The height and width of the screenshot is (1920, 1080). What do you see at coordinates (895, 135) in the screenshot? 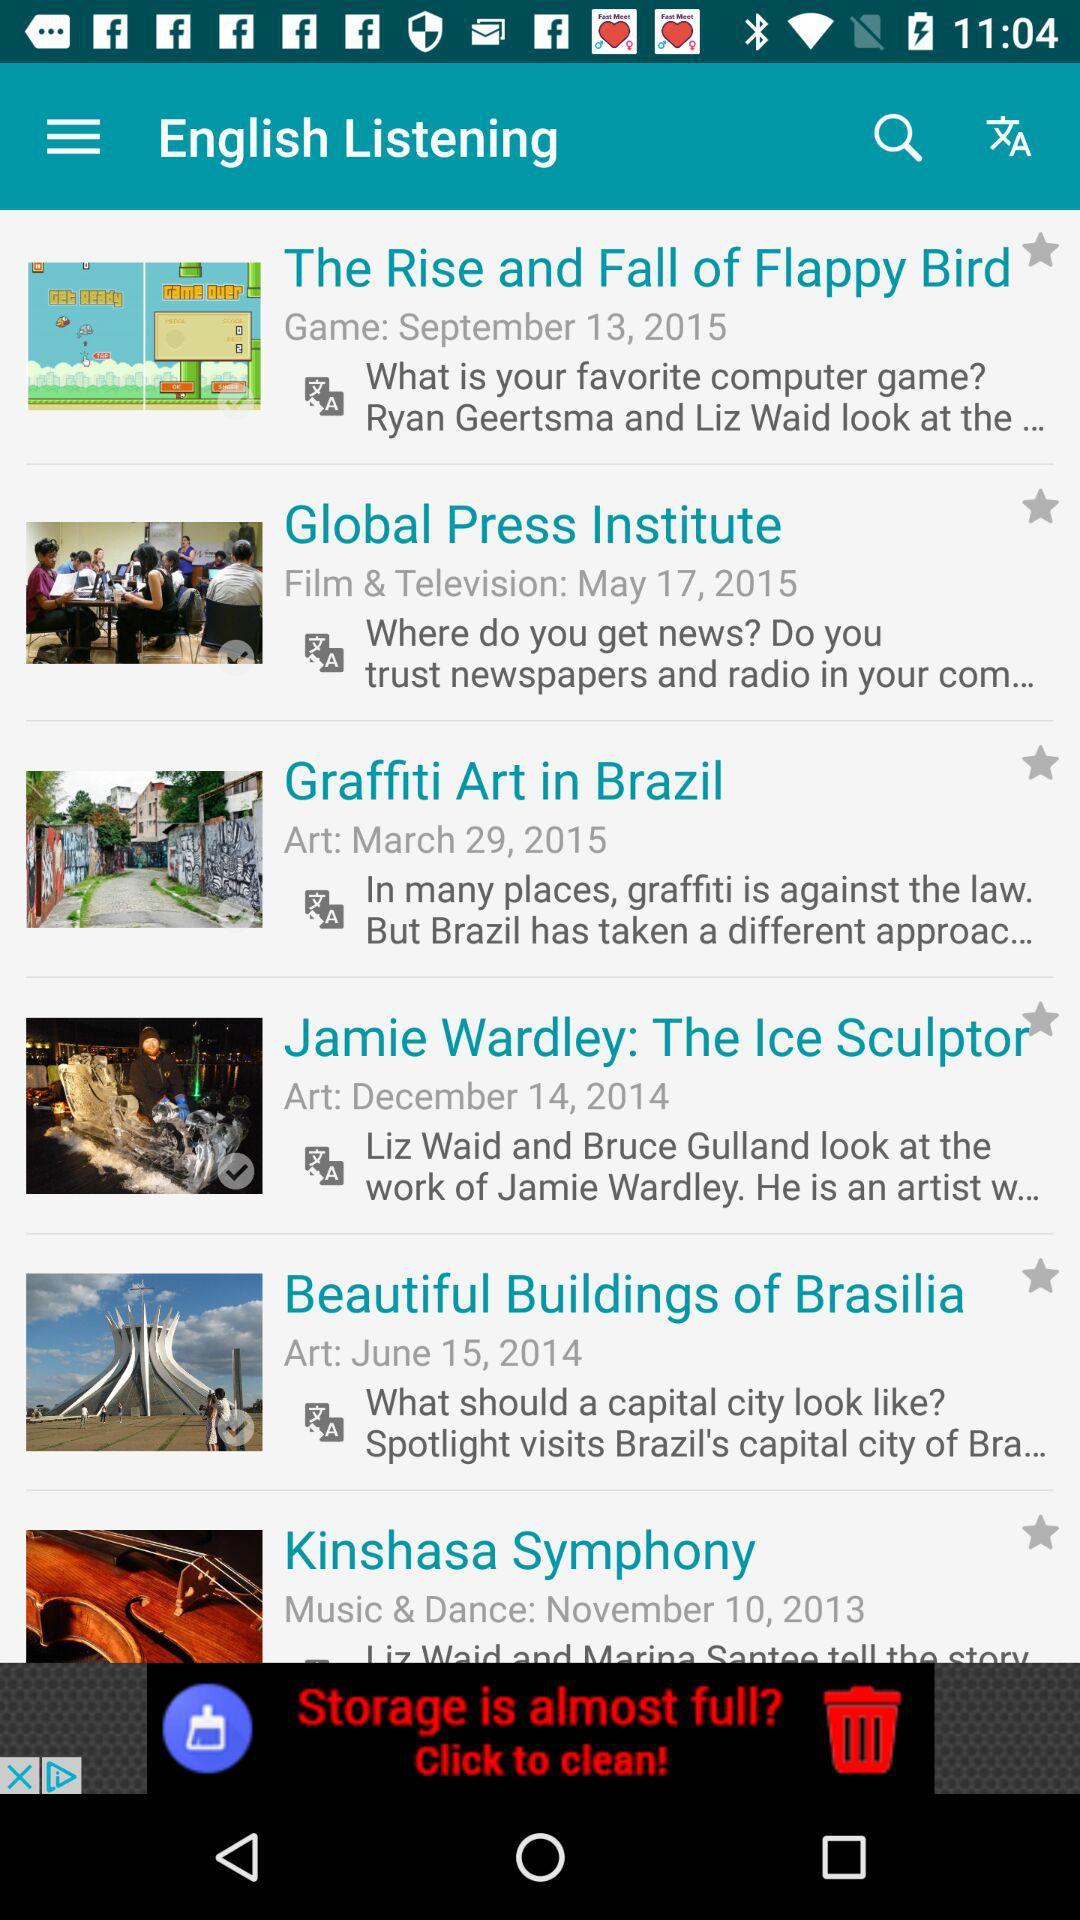
I see `the search icon` at bounding box center [895, 135].